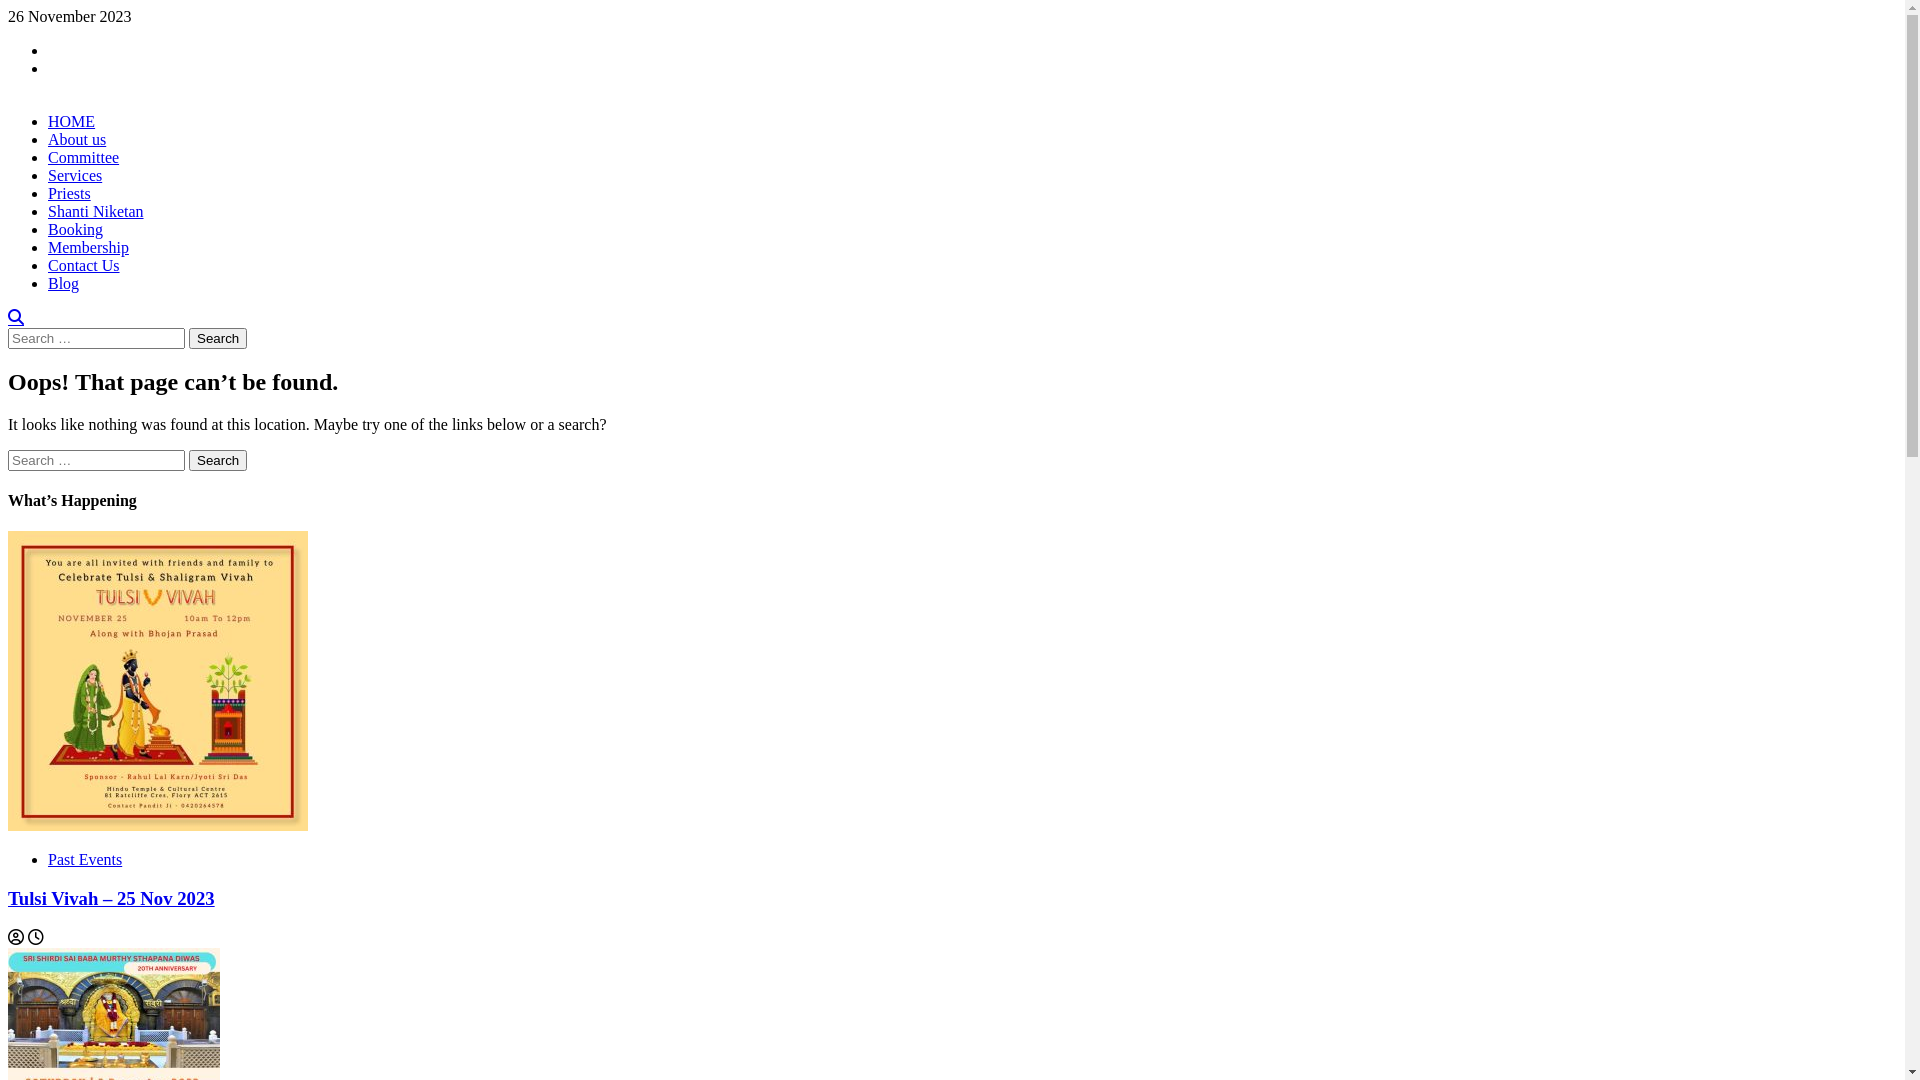 The image size is (1920, 1080). I want to click on 'About us', so click(76, 138).